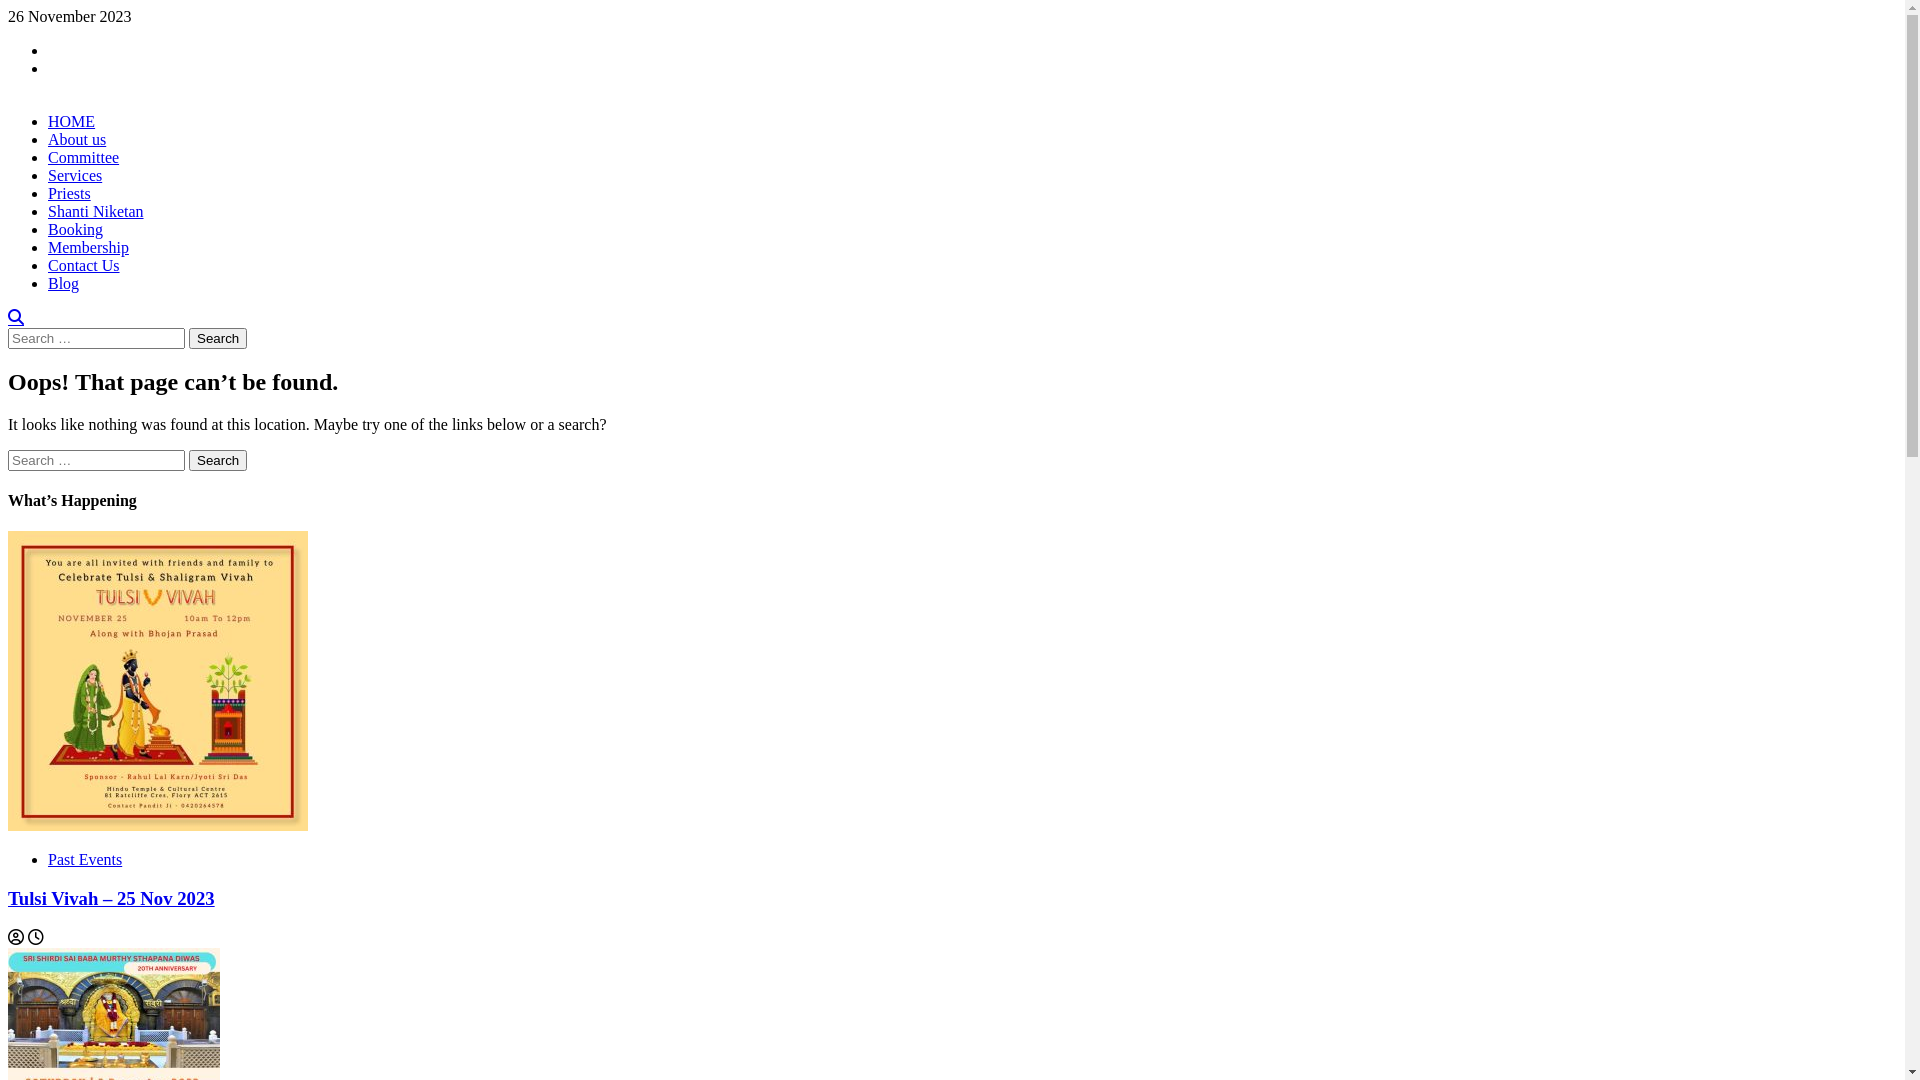 The image size is (1920, 1080). I want to click on 'About us', so click(76, 138).